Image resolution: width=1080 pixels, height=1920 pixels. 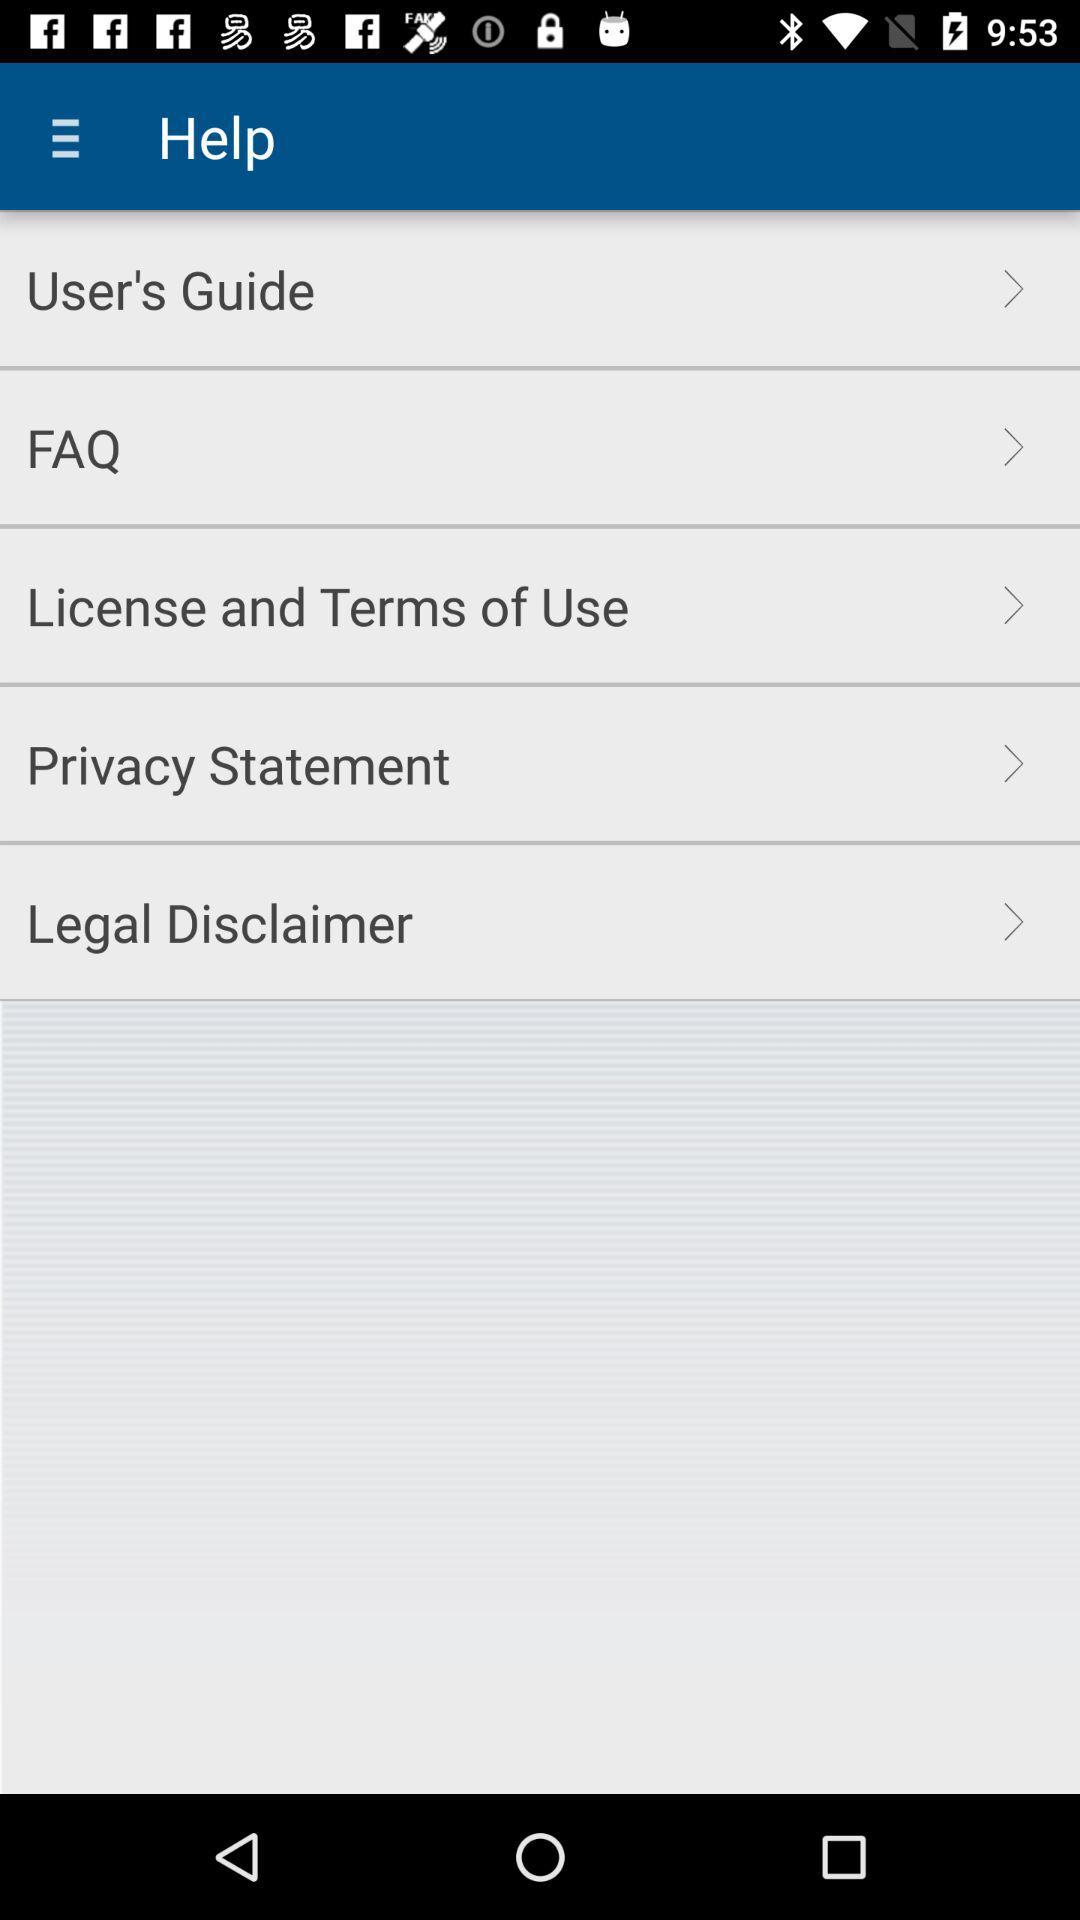 What do you see at coordinates (237, 762) in the screenshot?
I see `item below the license and terms item` at bounding box center [237, 762].